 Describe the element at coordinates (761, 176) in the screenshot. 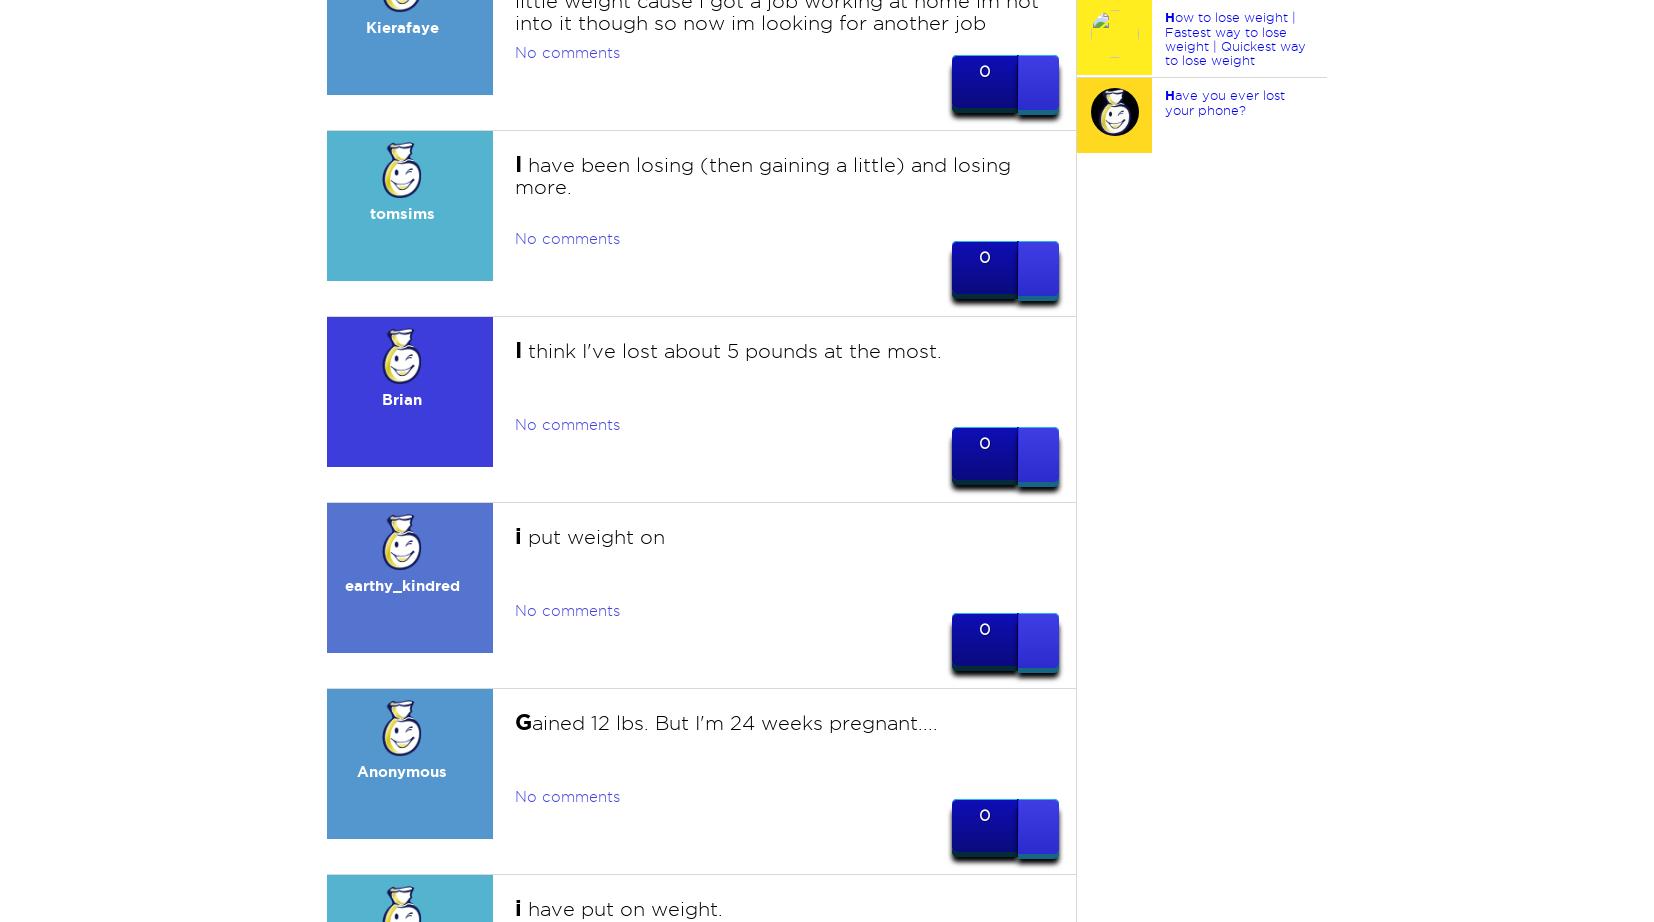

I see `'have been losing (then gaining a little) and losing more.'` at that location.